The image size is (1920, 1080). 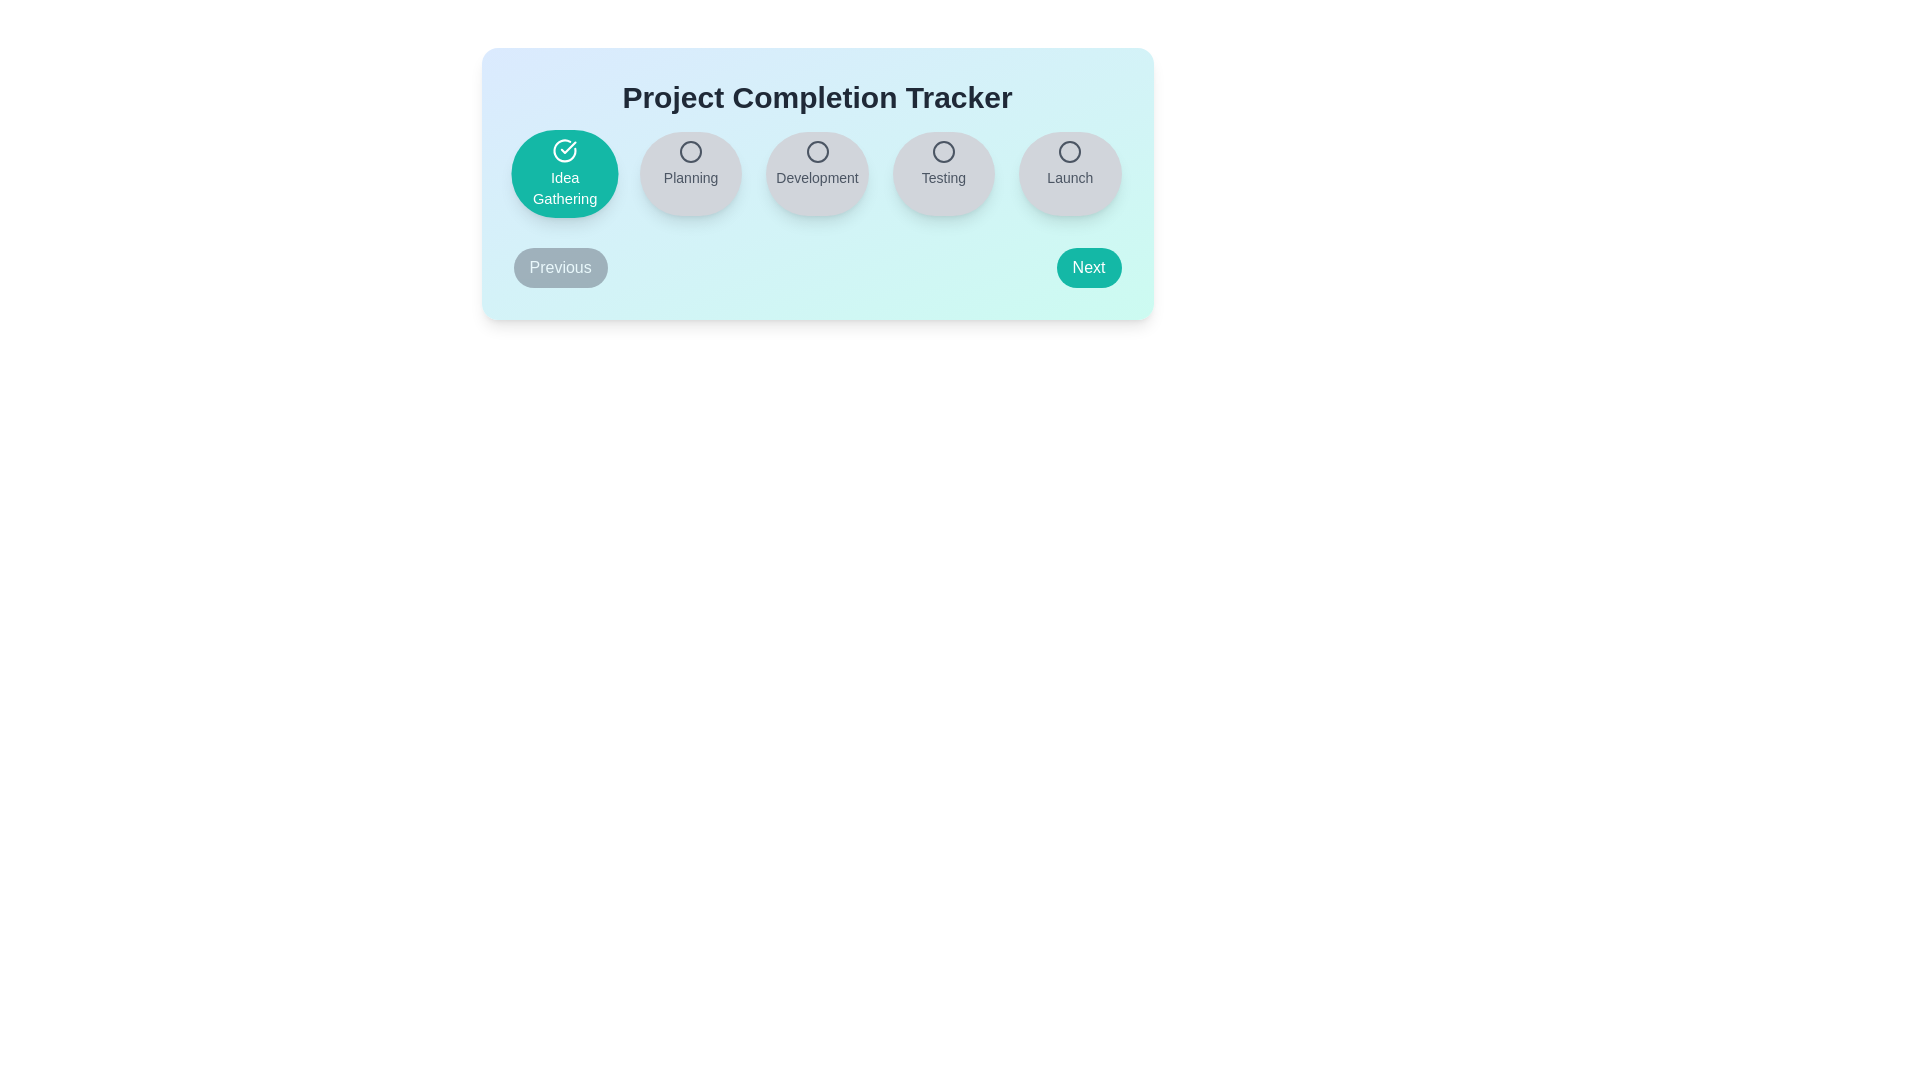 I want to click on the circular icon located at the center of the gray rounded rectangular button labeled 'Development', so click(x=817, y=150).